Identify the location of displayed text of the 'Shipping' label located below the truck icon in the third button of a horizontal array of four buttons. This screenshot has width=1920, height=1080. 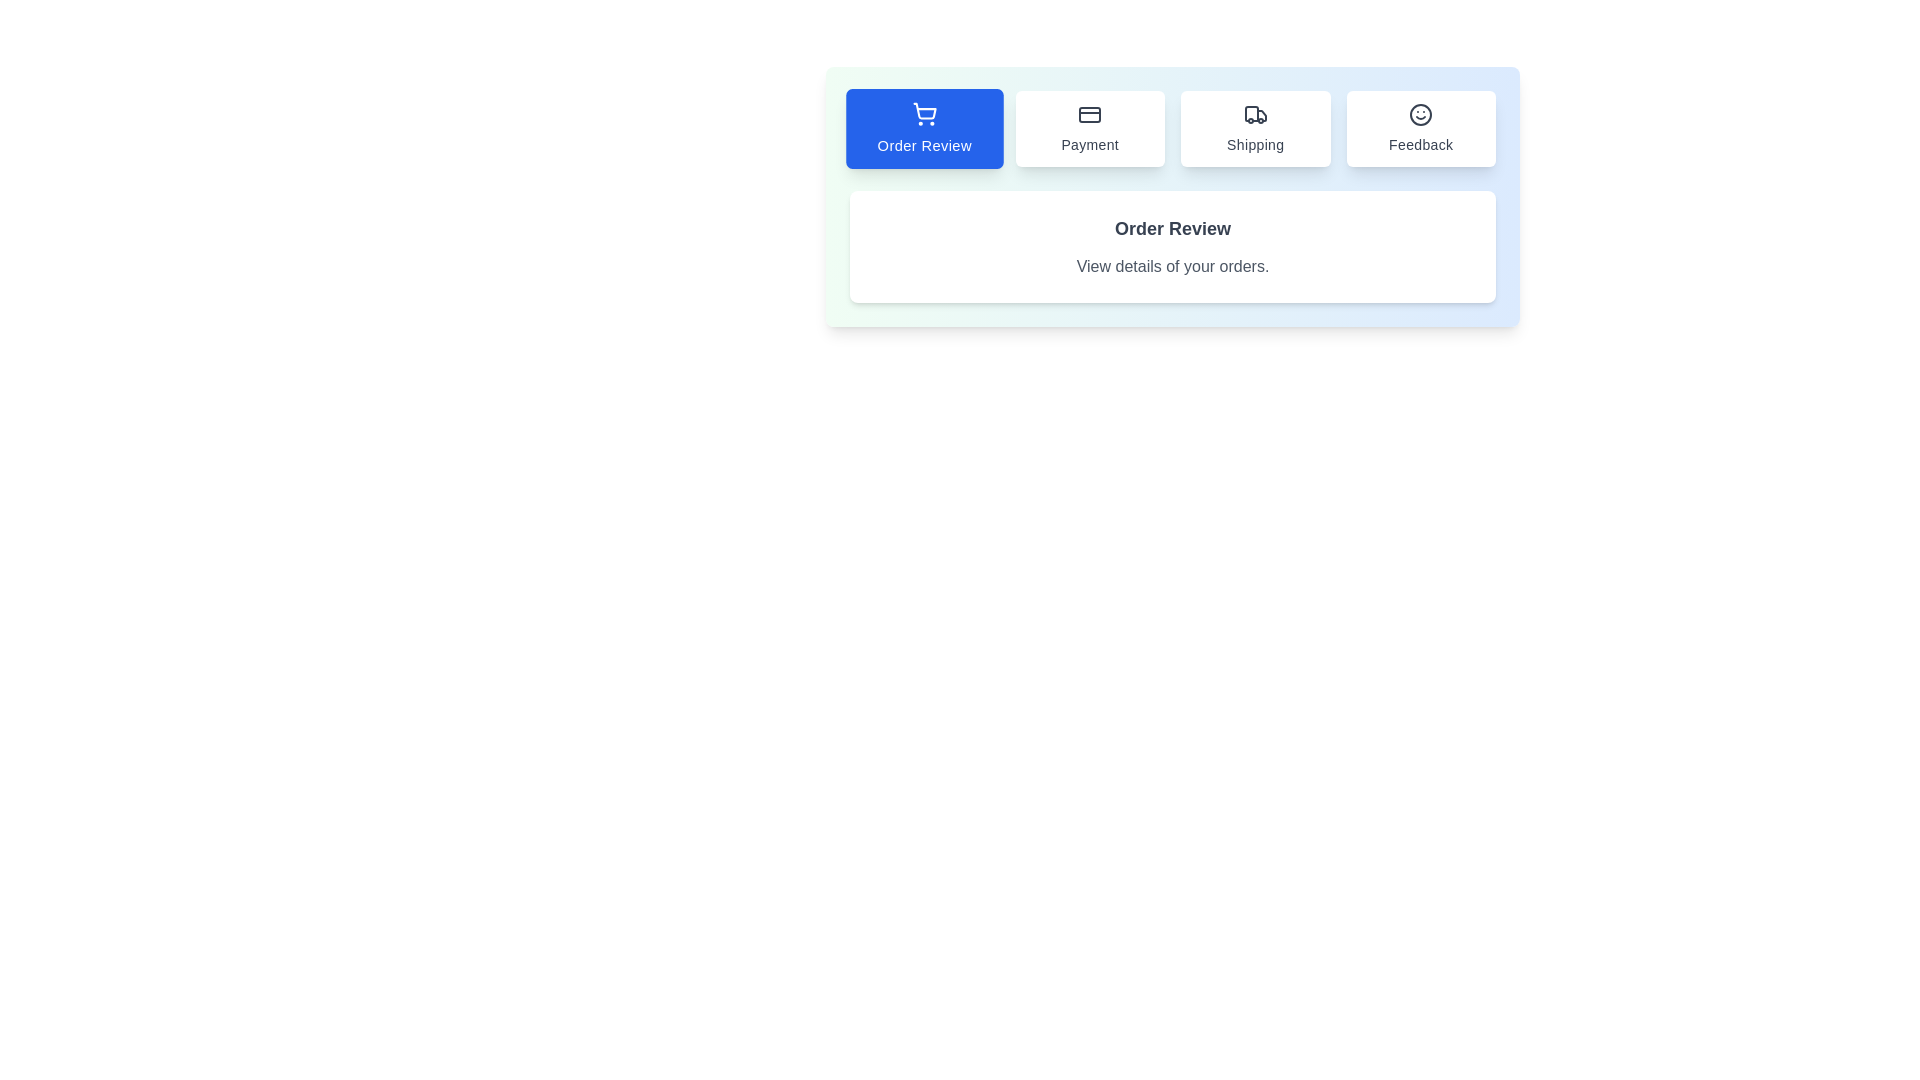
(1254, 144).